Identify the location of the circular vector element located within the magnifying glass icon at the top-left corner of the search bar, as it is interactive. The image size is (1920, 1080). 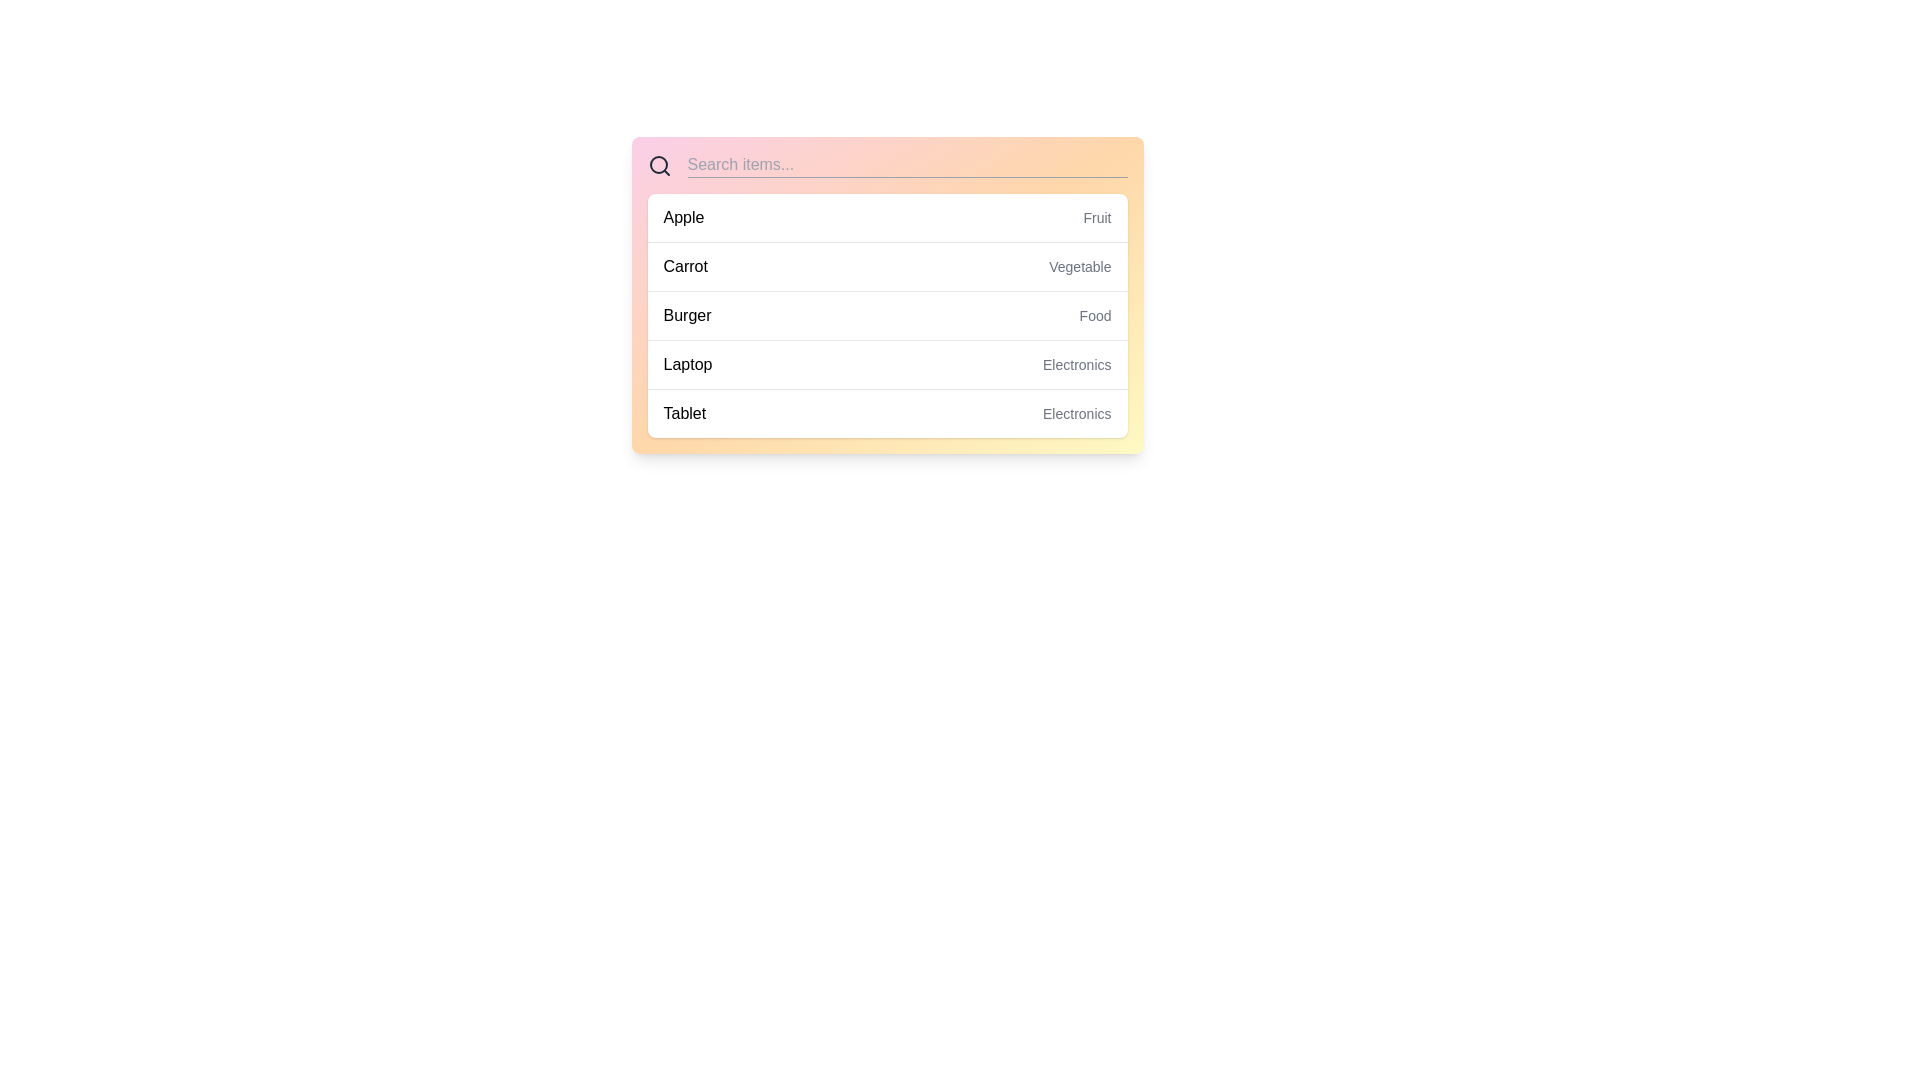
(658, 163).